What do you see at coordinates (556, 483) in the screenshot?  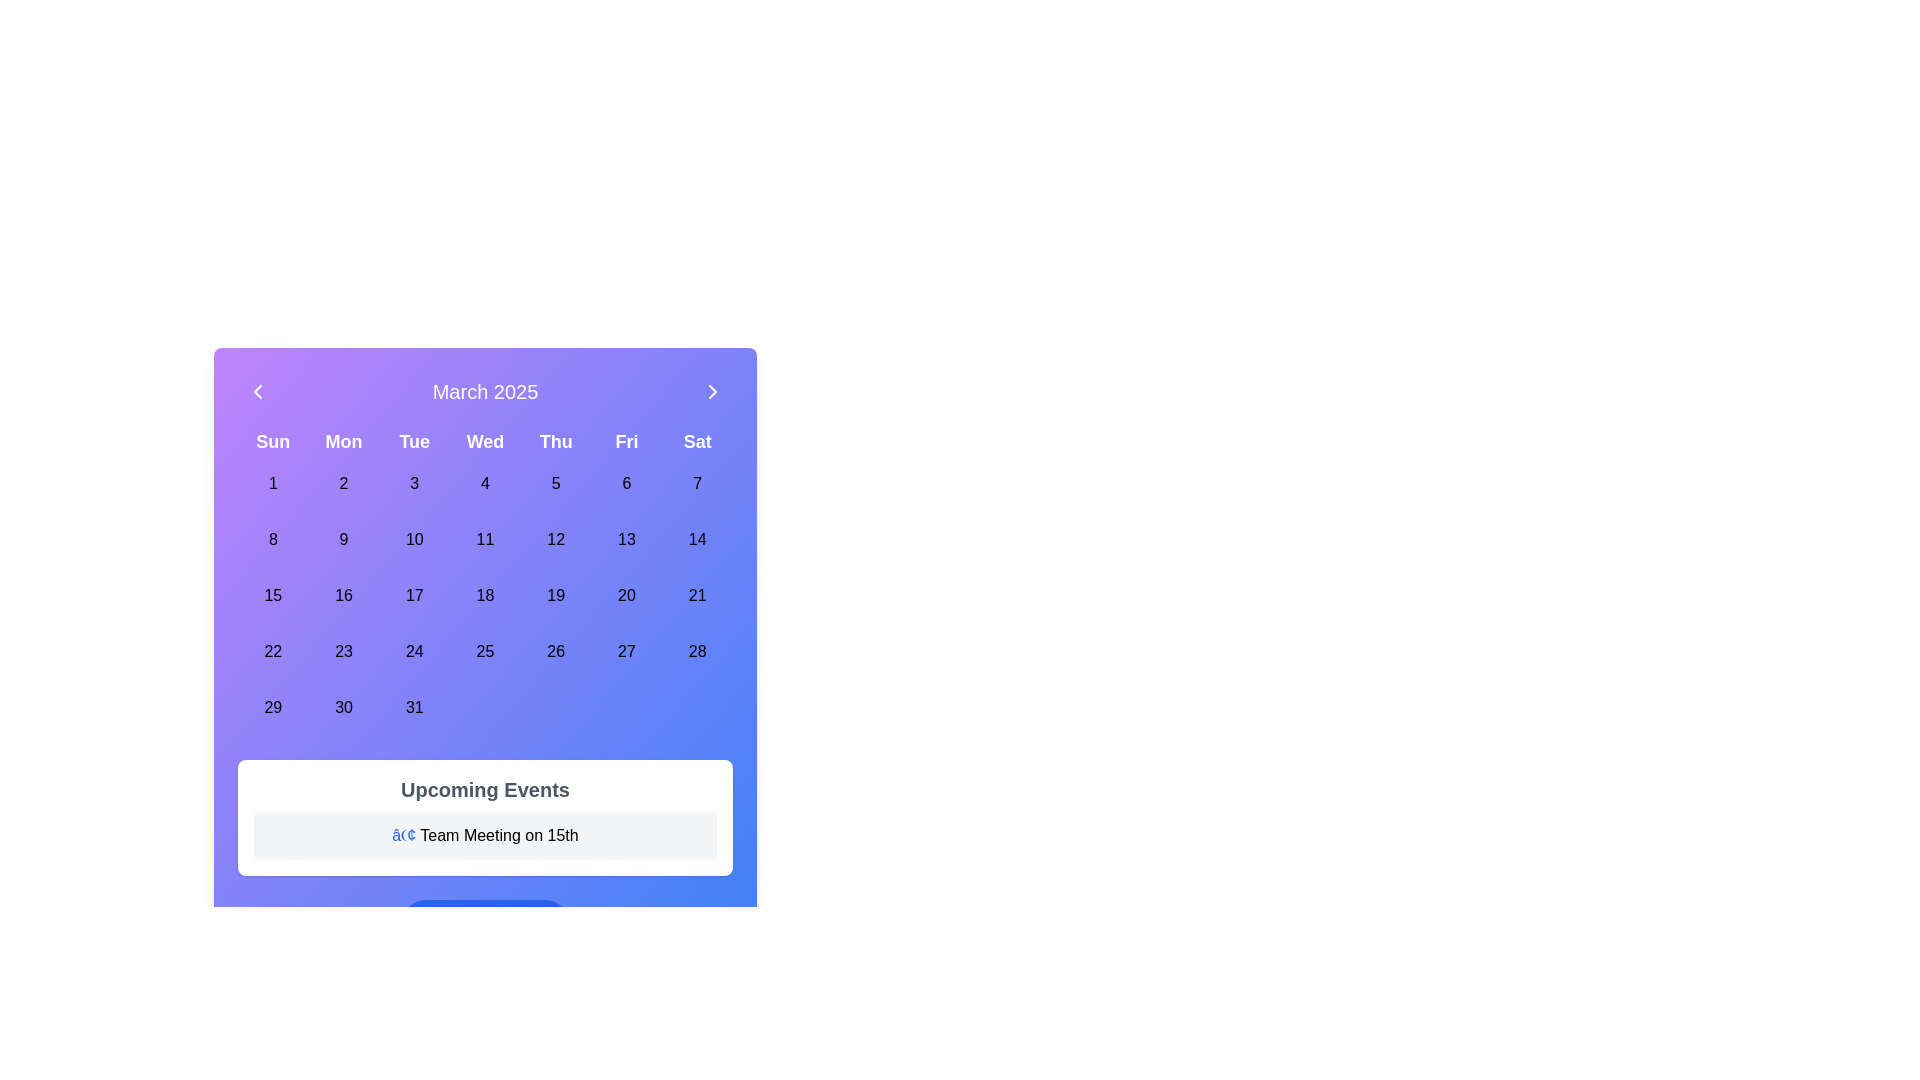 I see `the clickable day button representing the 5th of March 2025 in the calendar interface to visualize the hover effect` at bounding box center [556, 483].